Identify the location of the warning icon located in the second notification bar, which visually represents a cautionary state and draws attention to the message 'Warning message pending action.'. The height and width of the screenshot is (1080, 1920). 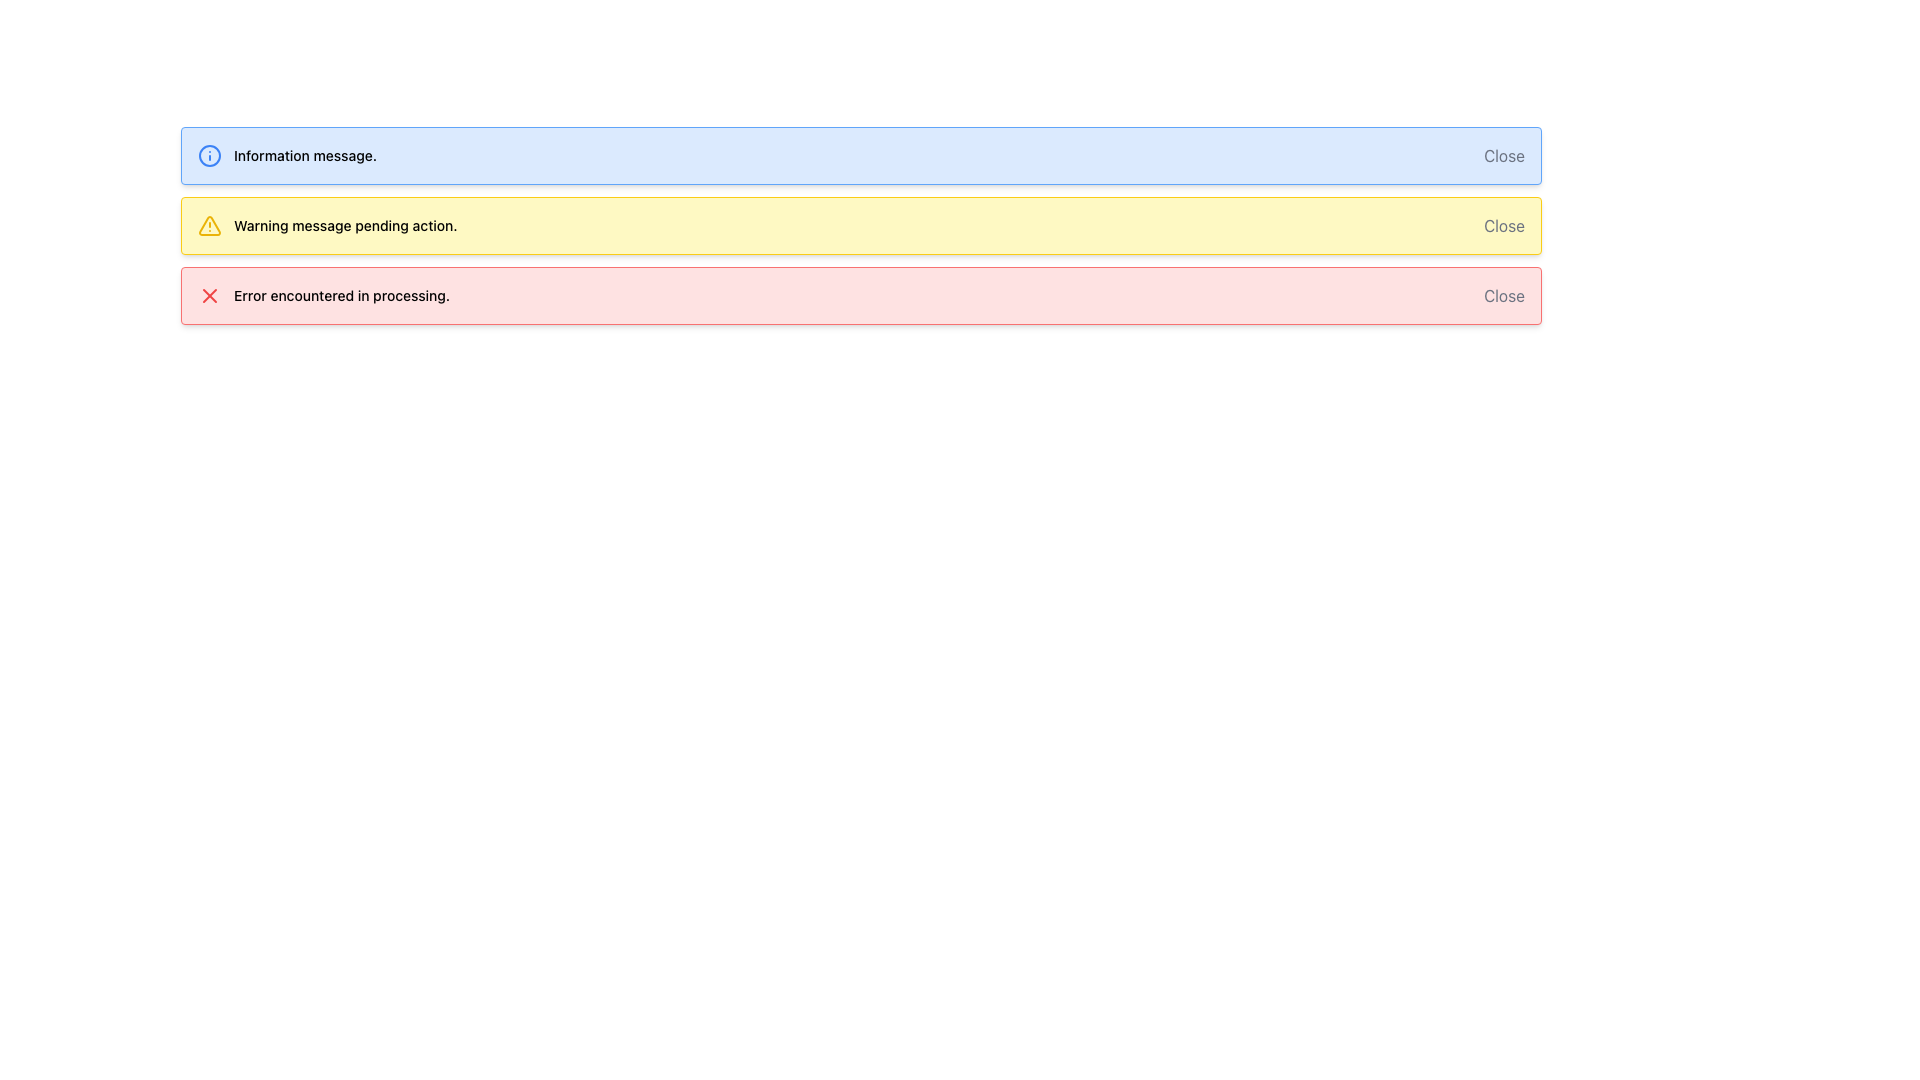
(210, 225).